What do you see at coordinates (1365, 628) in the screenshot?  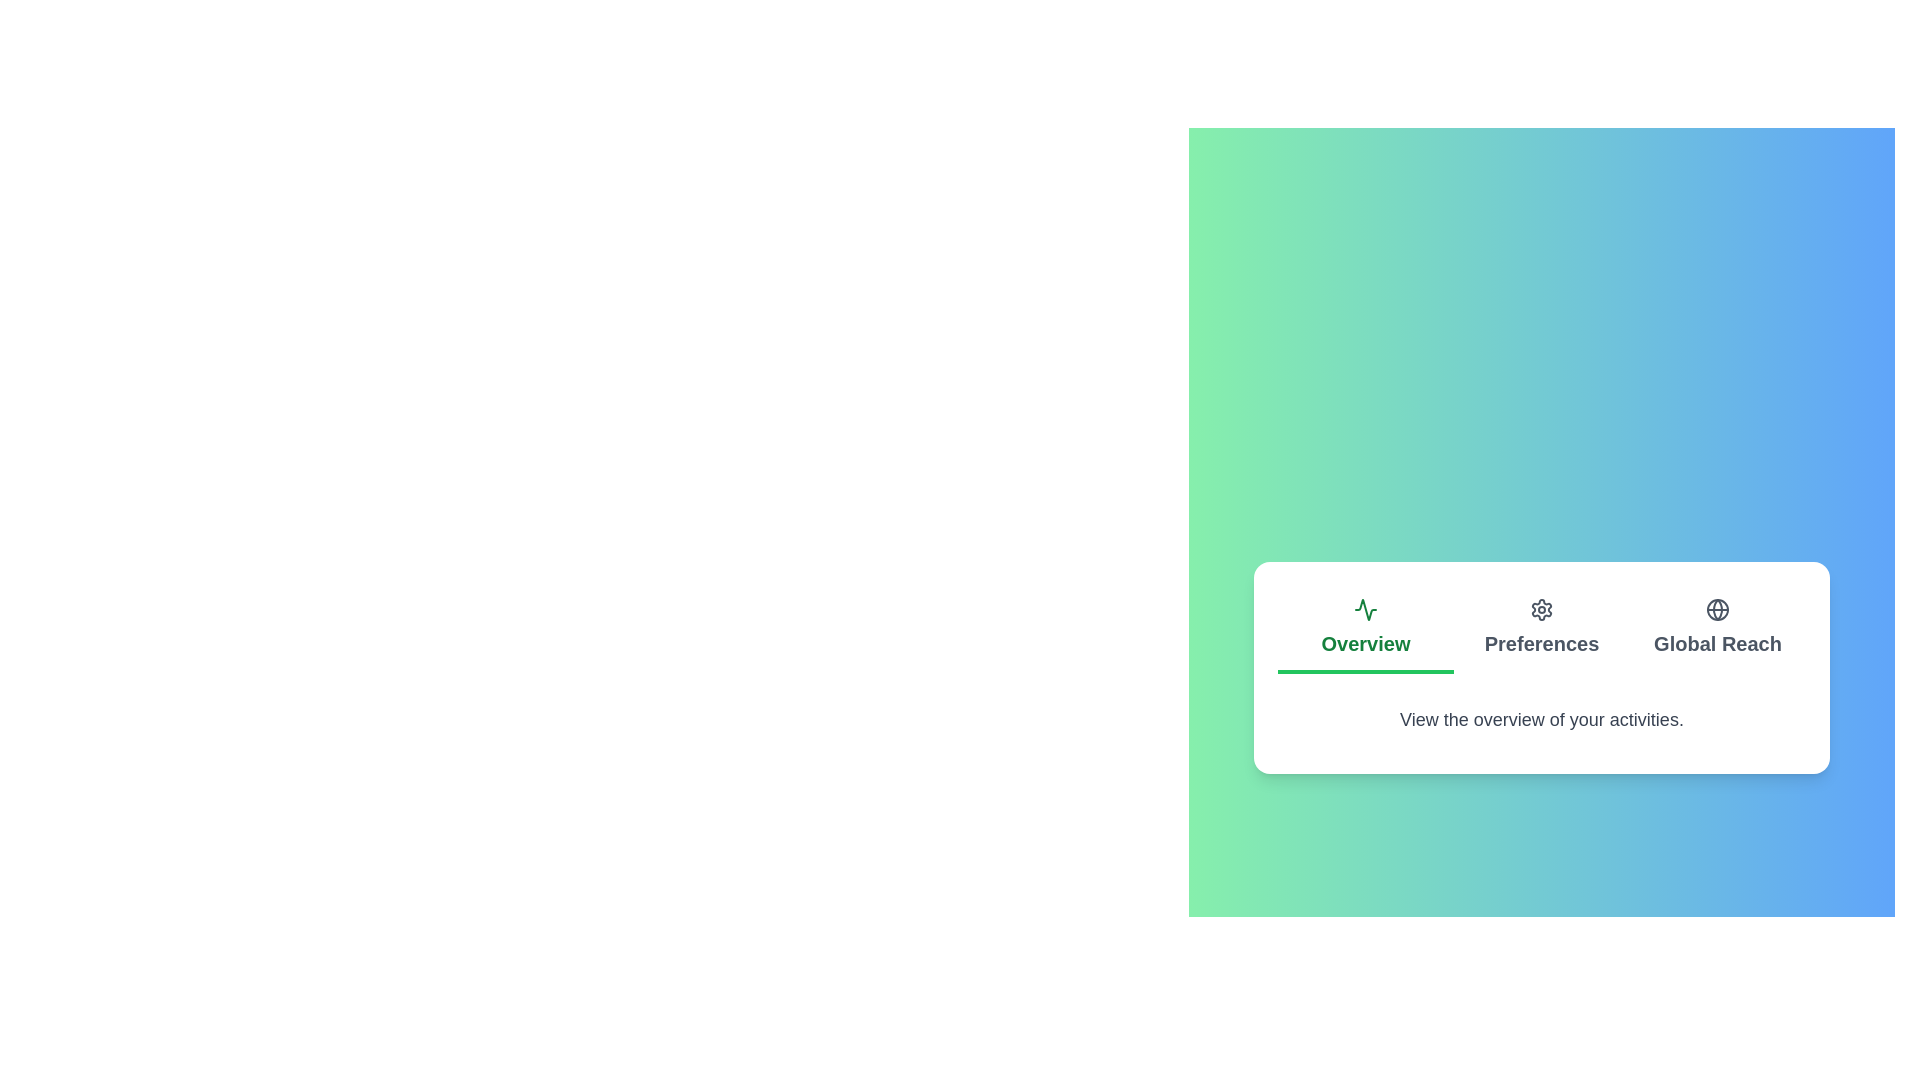 I see `the Overview tab to see its interactive effect` at bounding box center [1365, 628].